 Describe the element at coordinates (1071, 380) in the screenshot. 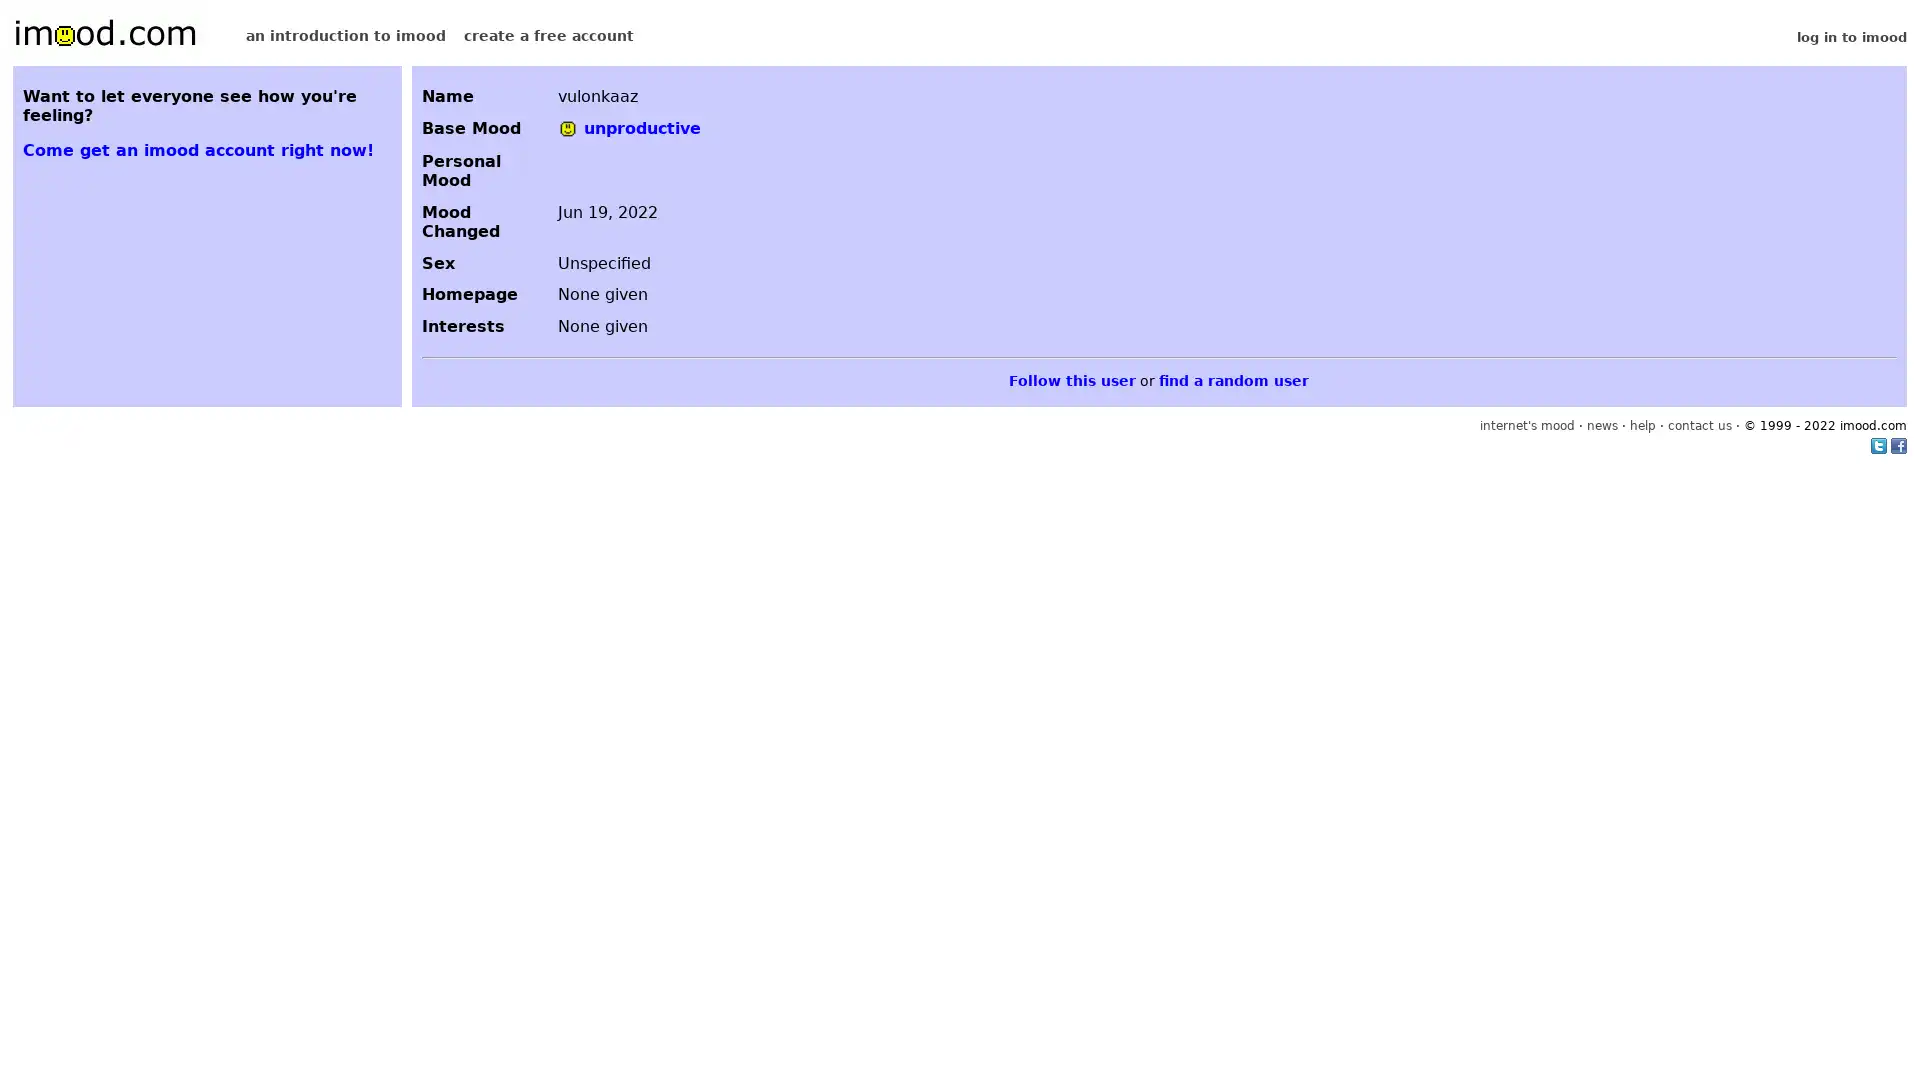

I see `Follow this user` at that location.